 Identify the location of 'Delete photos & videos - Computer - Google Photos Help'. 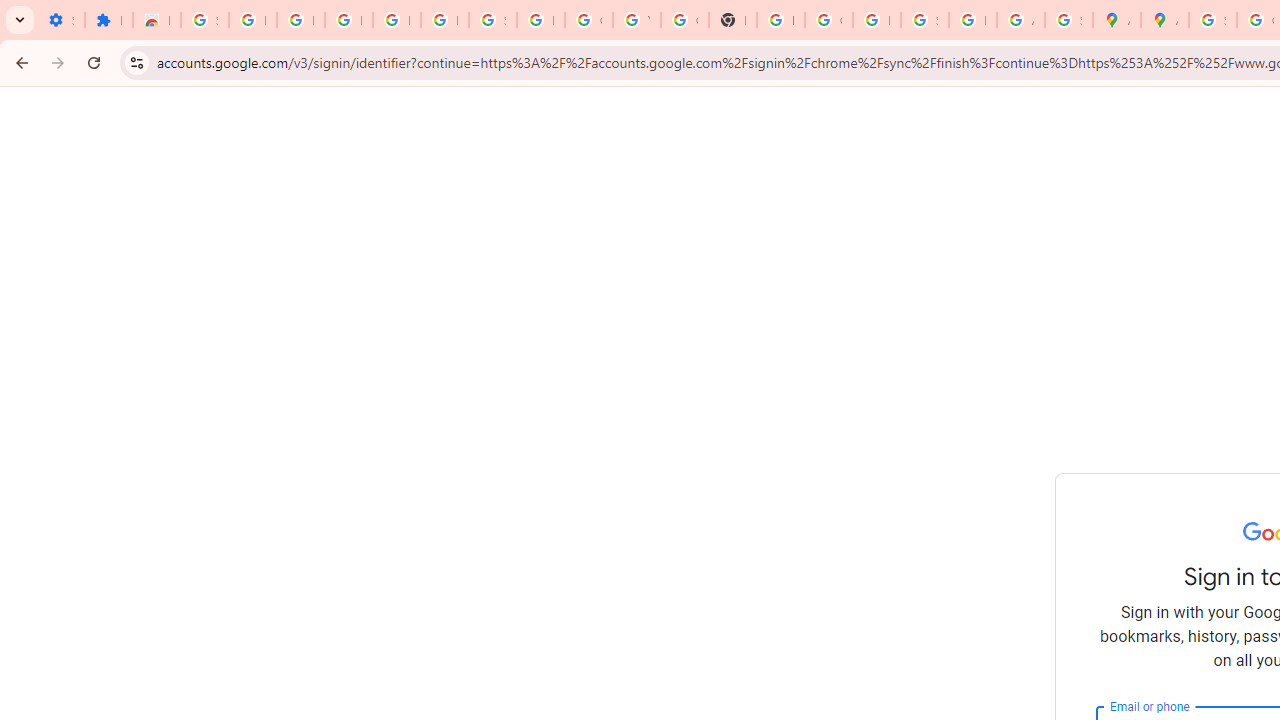
(348, 20).